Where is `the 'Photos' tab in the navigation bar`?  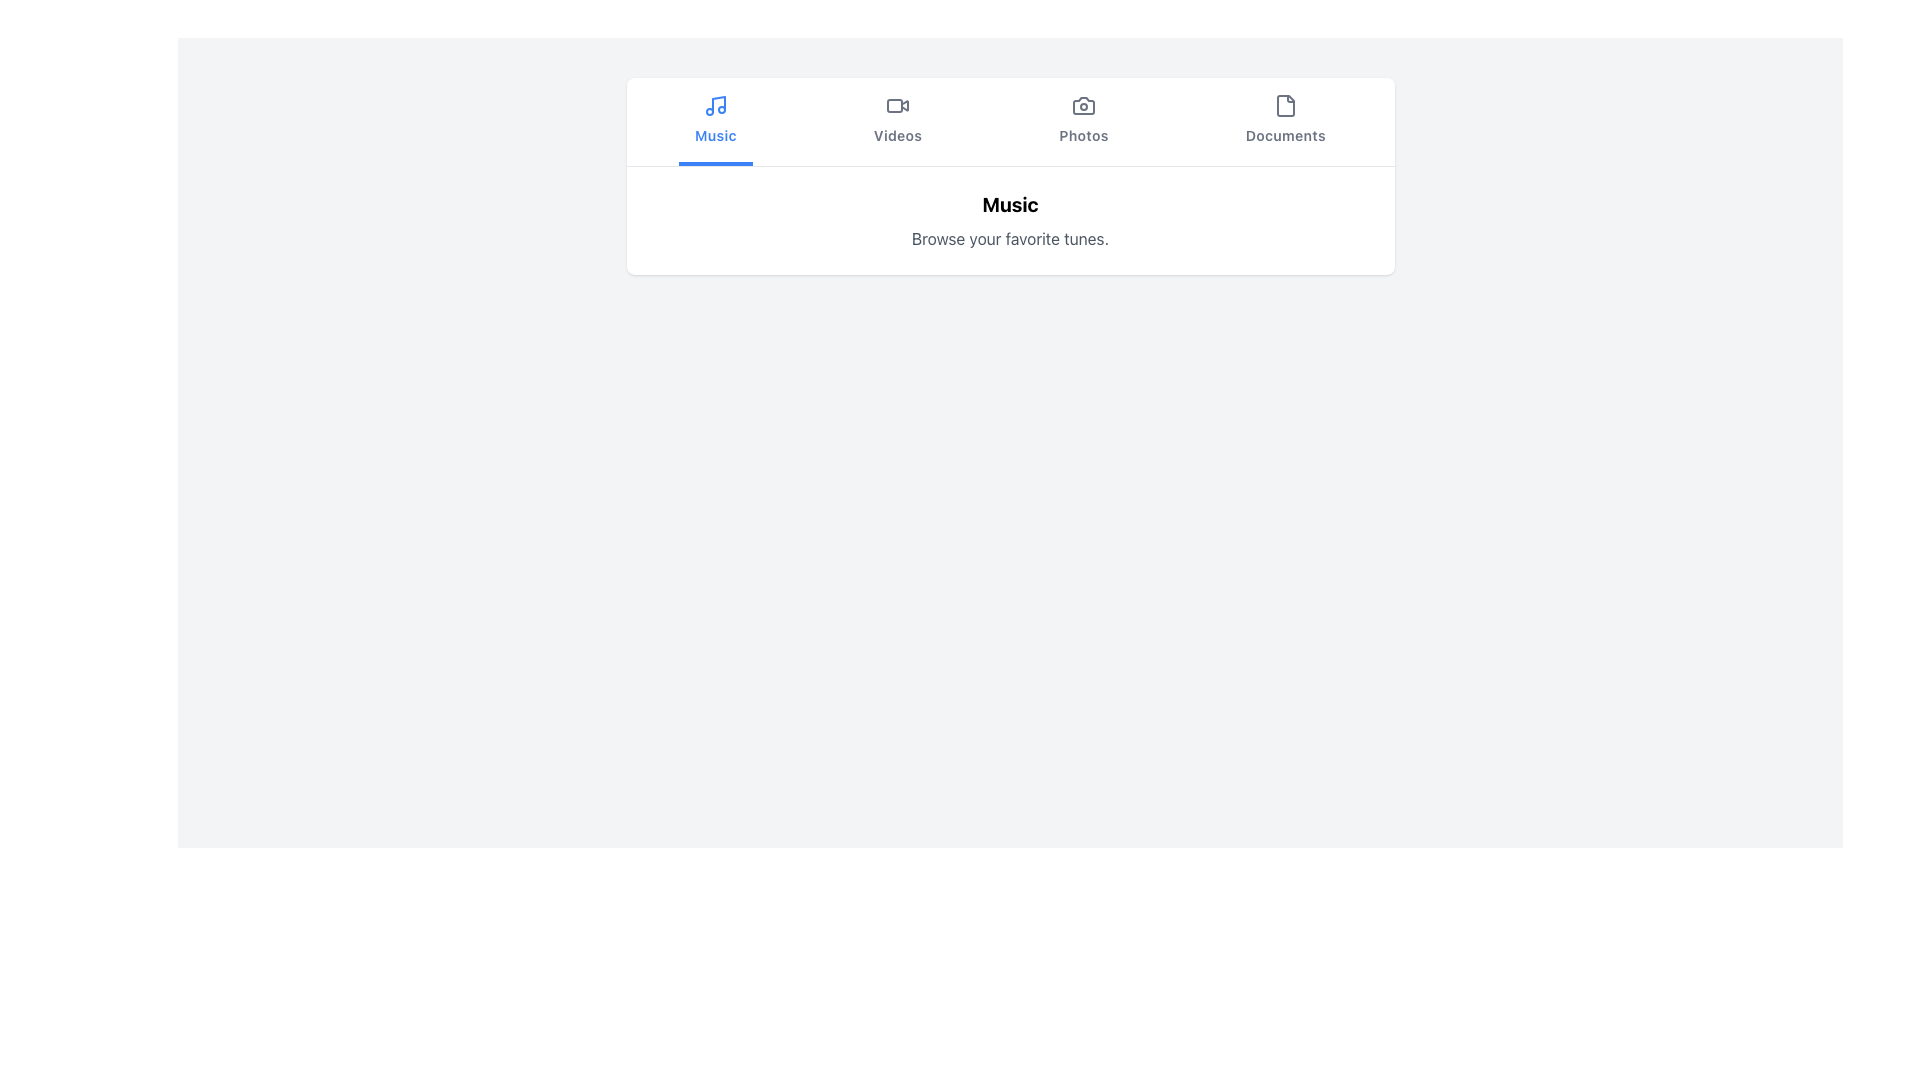
the 'Photos' tab in the navigation bar is located at coordinates (1083, 122).